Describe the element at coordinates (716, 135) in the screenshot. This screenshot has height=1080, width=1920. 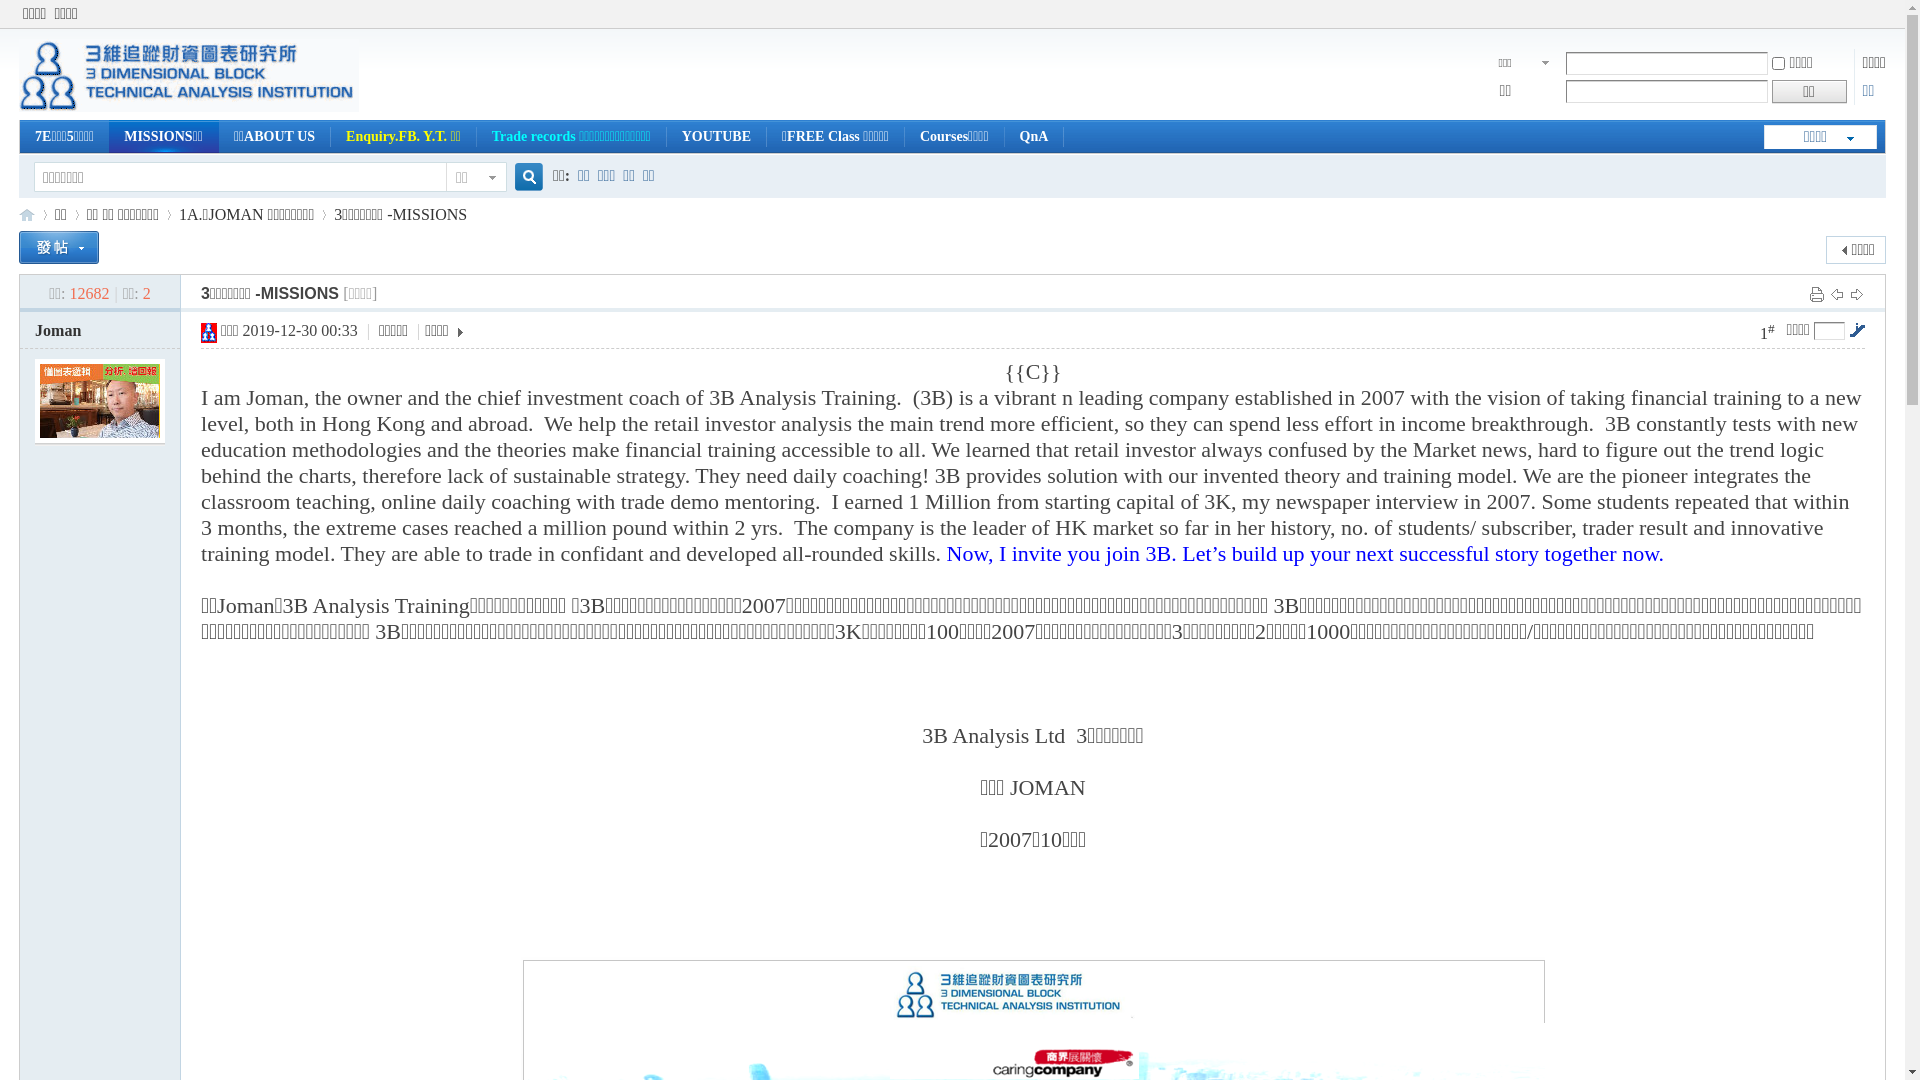
I see `'YOUTUBE'` at that location.